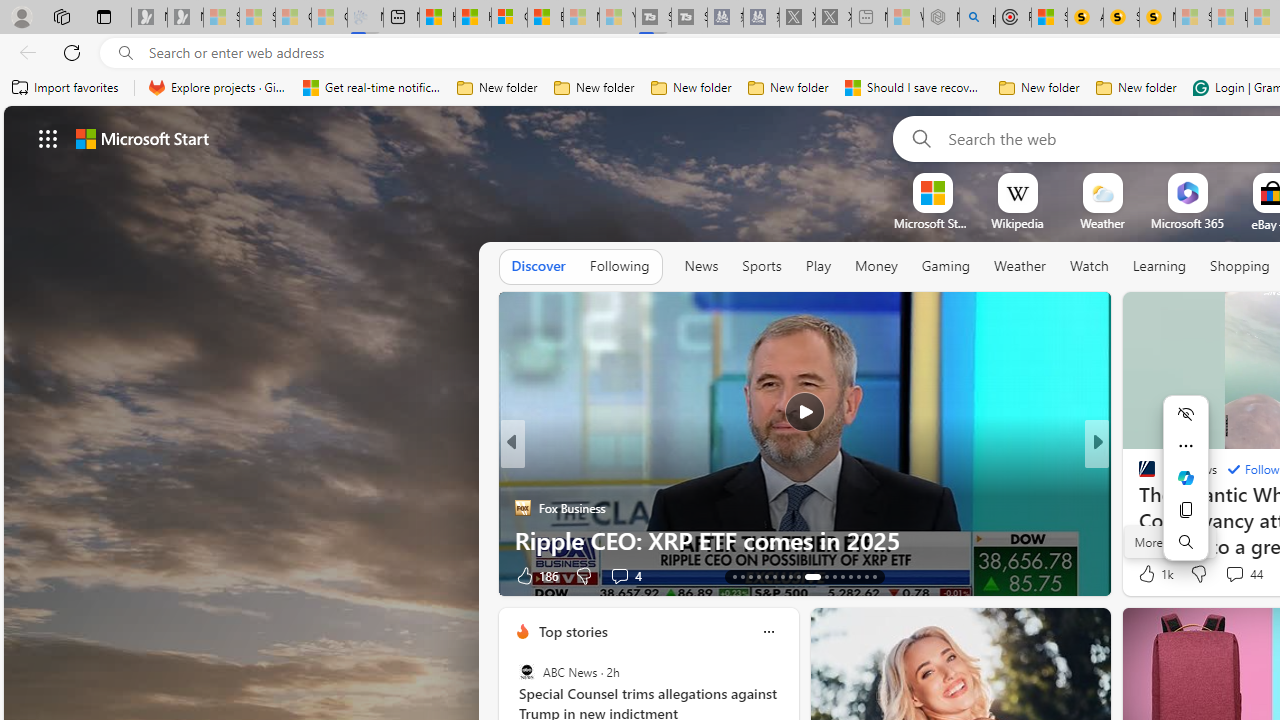 The height and width of the screenshot is (720, 1280). I want to click on '39 Like', so click(1149, 575).